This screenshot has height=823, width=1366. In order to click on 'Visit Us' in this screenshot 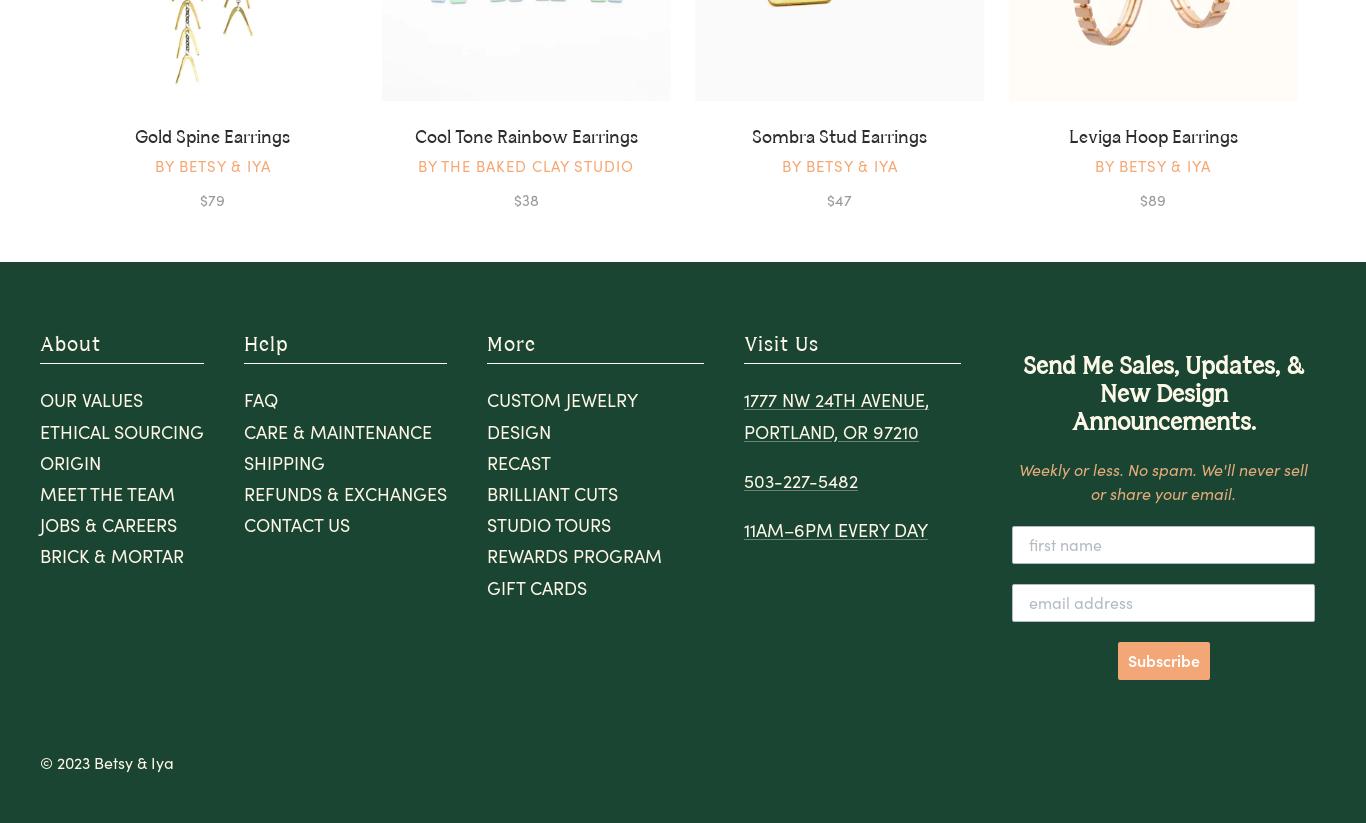, I will do `click(744, 344)`.